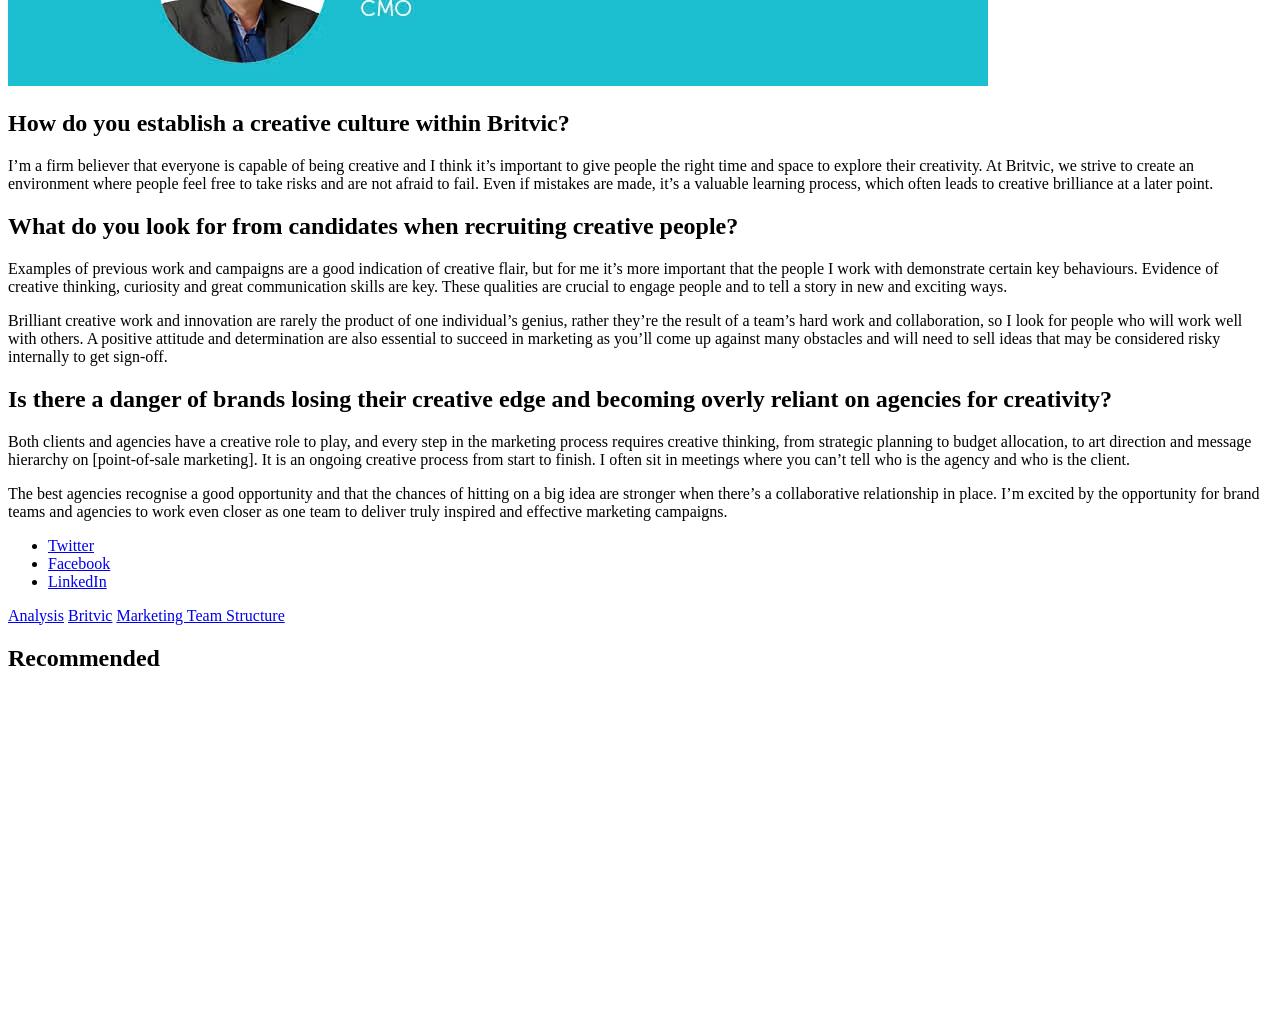  I want to click on 'Analysis', so click(35, 613).